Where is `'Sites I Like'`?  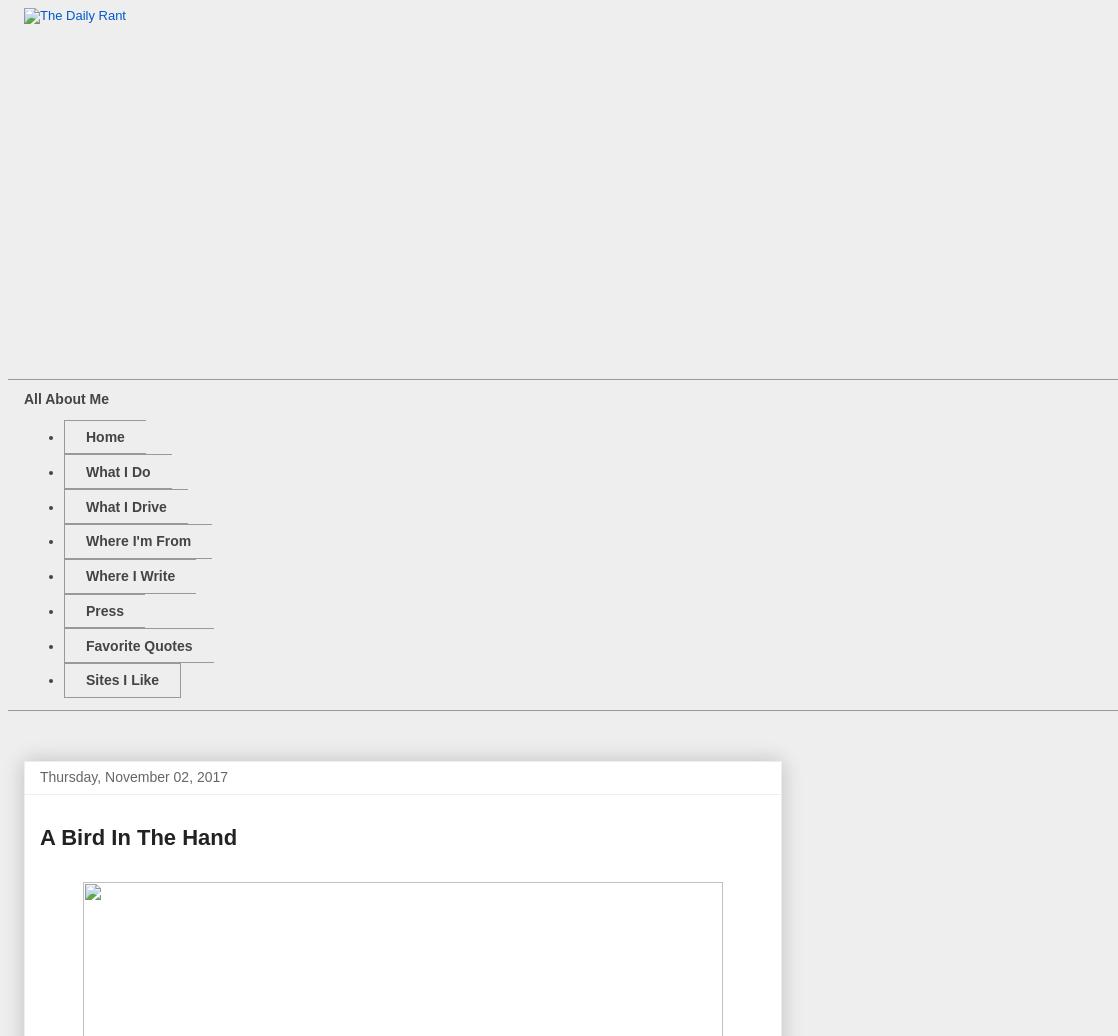 'Sites I Like' is located at coordinates (122, 680).